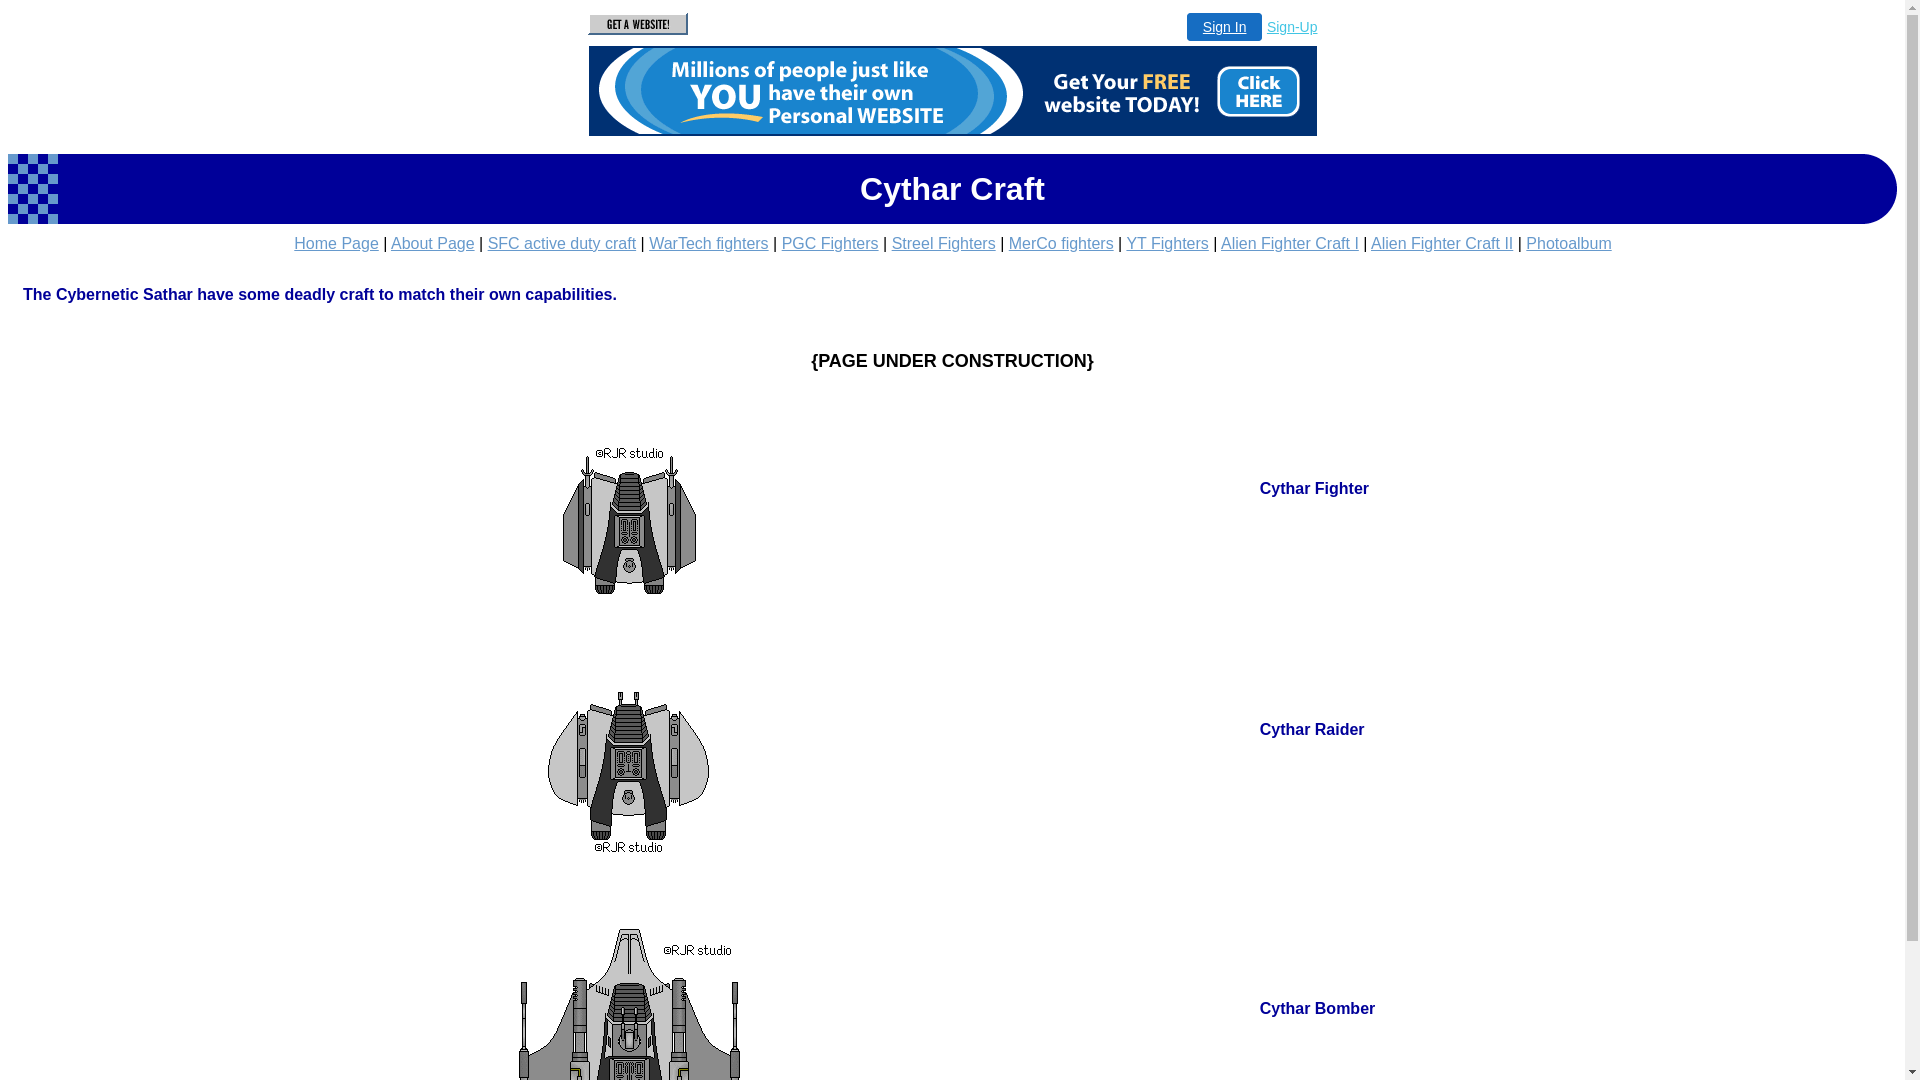 This screenshot has width=1920, height=1080. I want to click on 'Alien Fighter Craft I', so click(1290, 242).